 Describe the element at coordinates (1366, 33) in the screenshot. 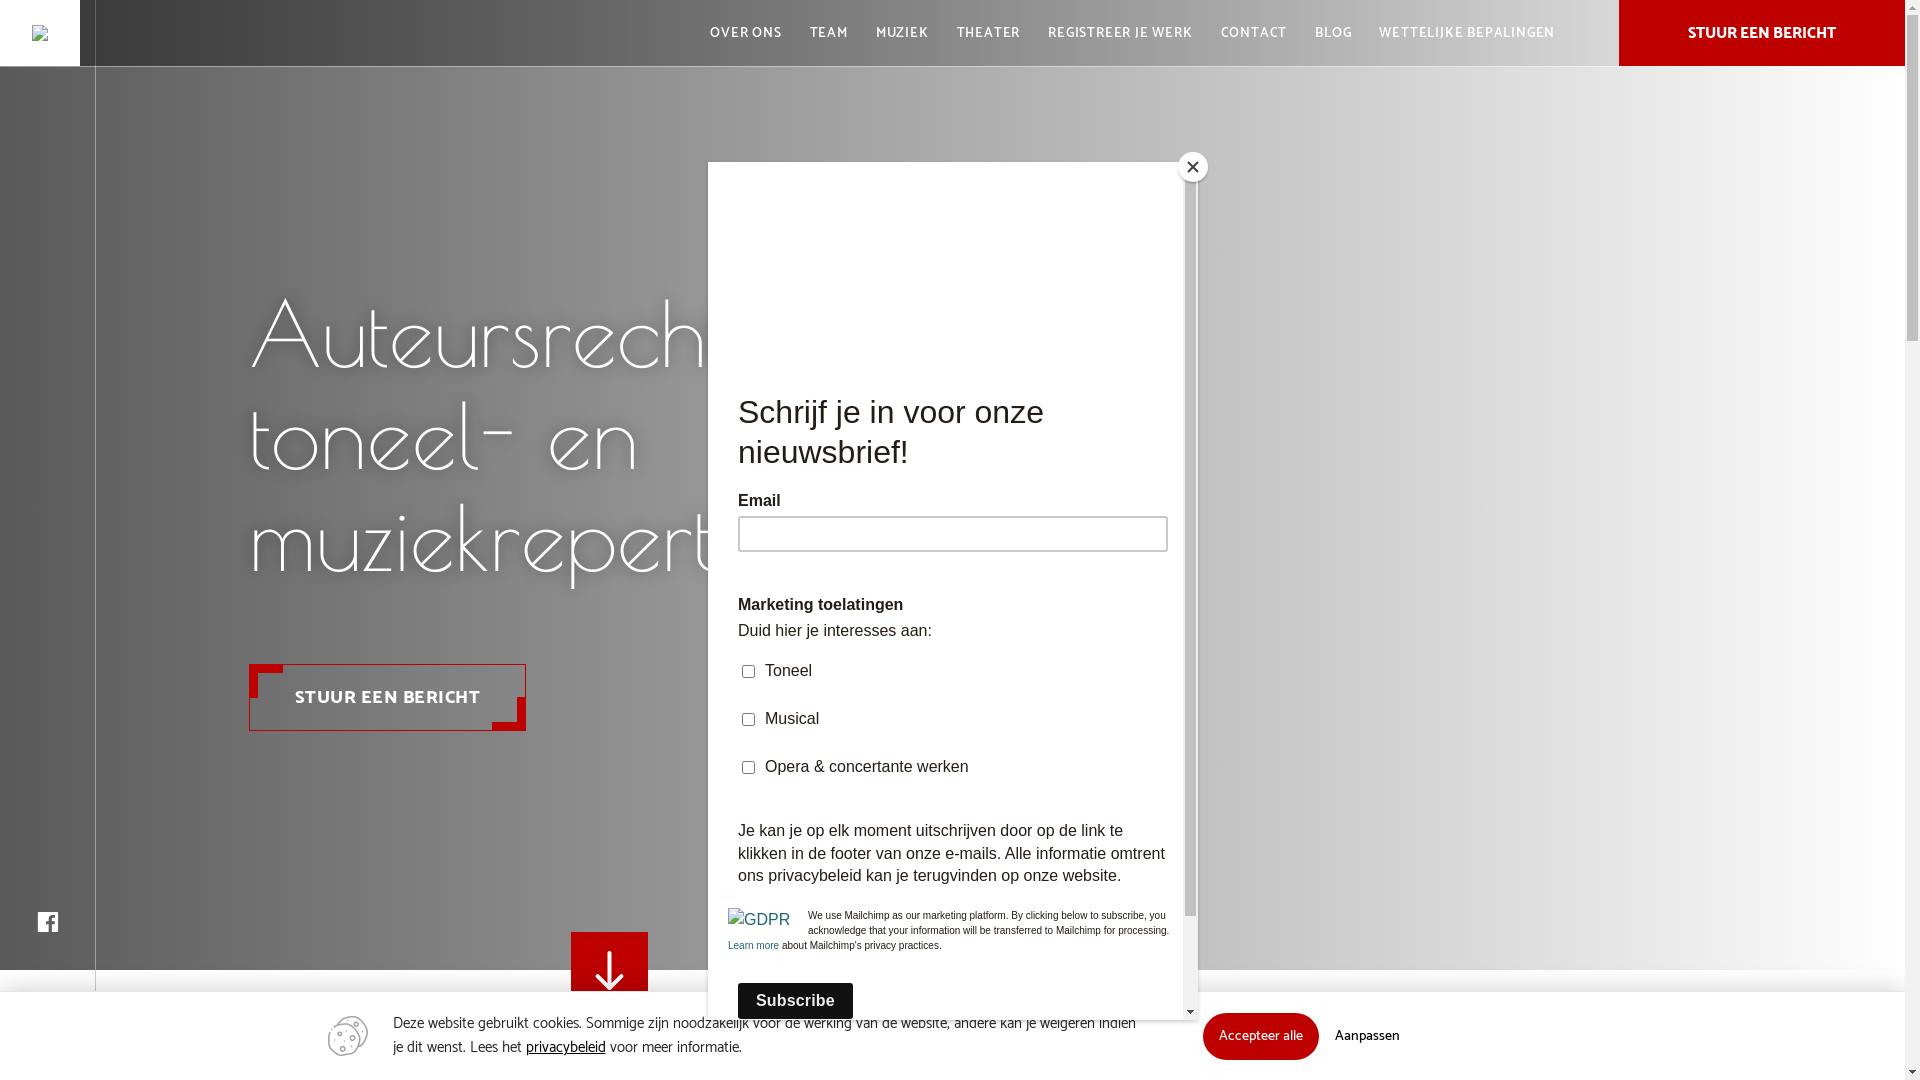

I see `'WETTELIJKE BEPALINGEN'` at that location.